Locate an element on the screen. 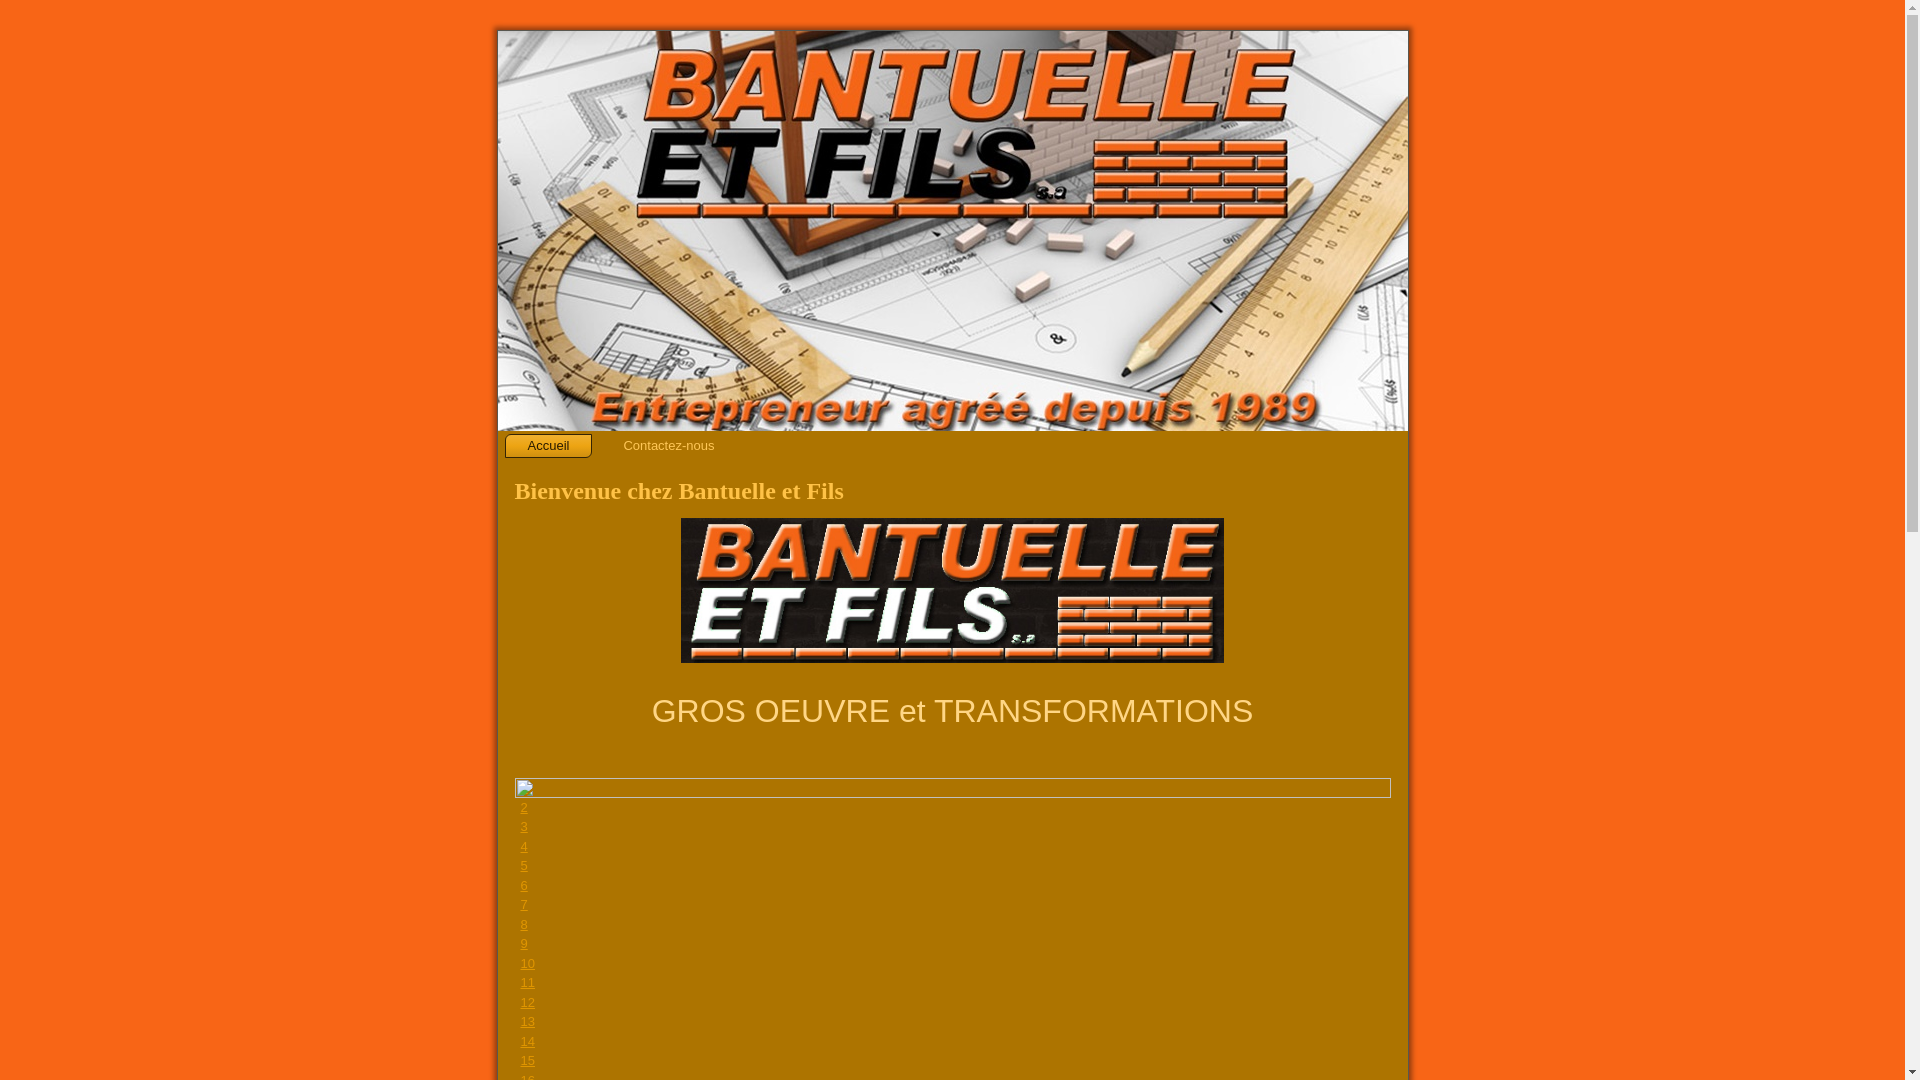  '10' is located at coordinates (527, 962).